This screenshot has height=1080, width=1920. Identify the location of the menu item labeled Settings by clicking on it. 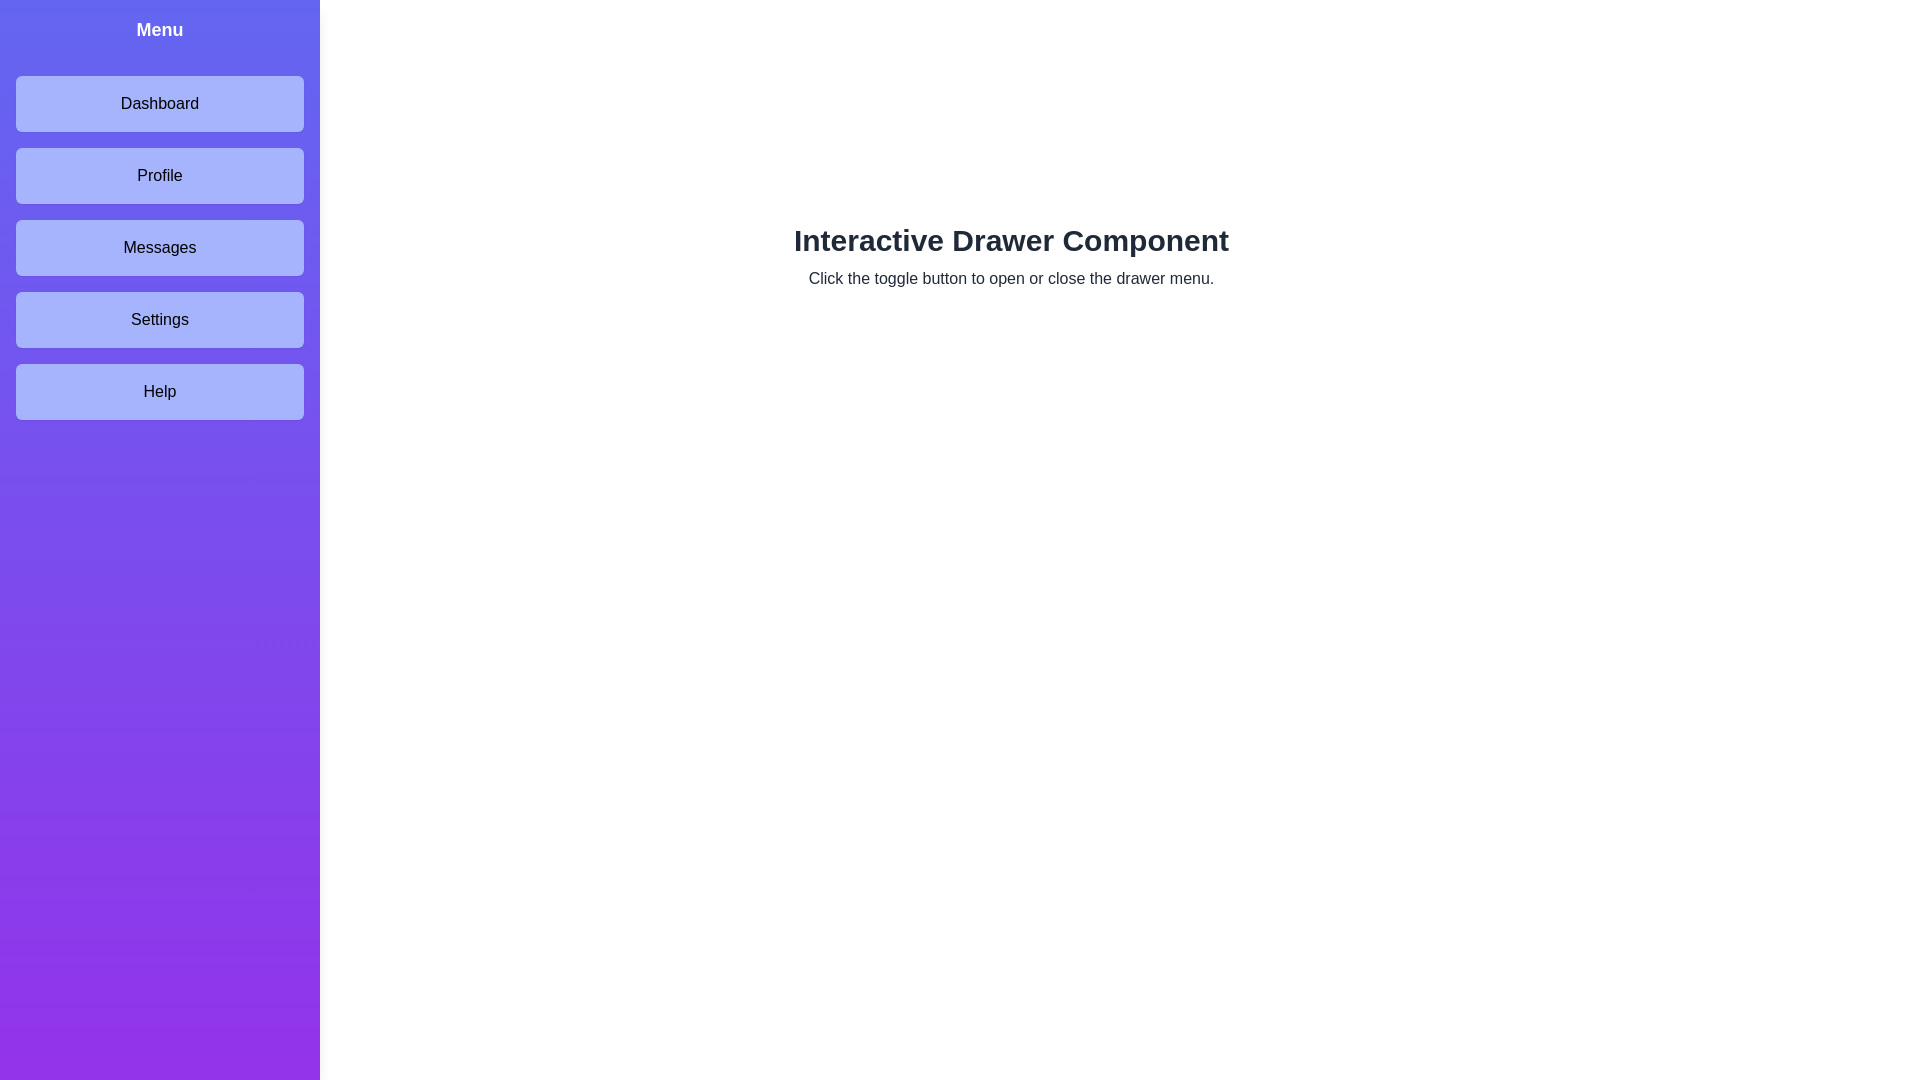
(158, 319).